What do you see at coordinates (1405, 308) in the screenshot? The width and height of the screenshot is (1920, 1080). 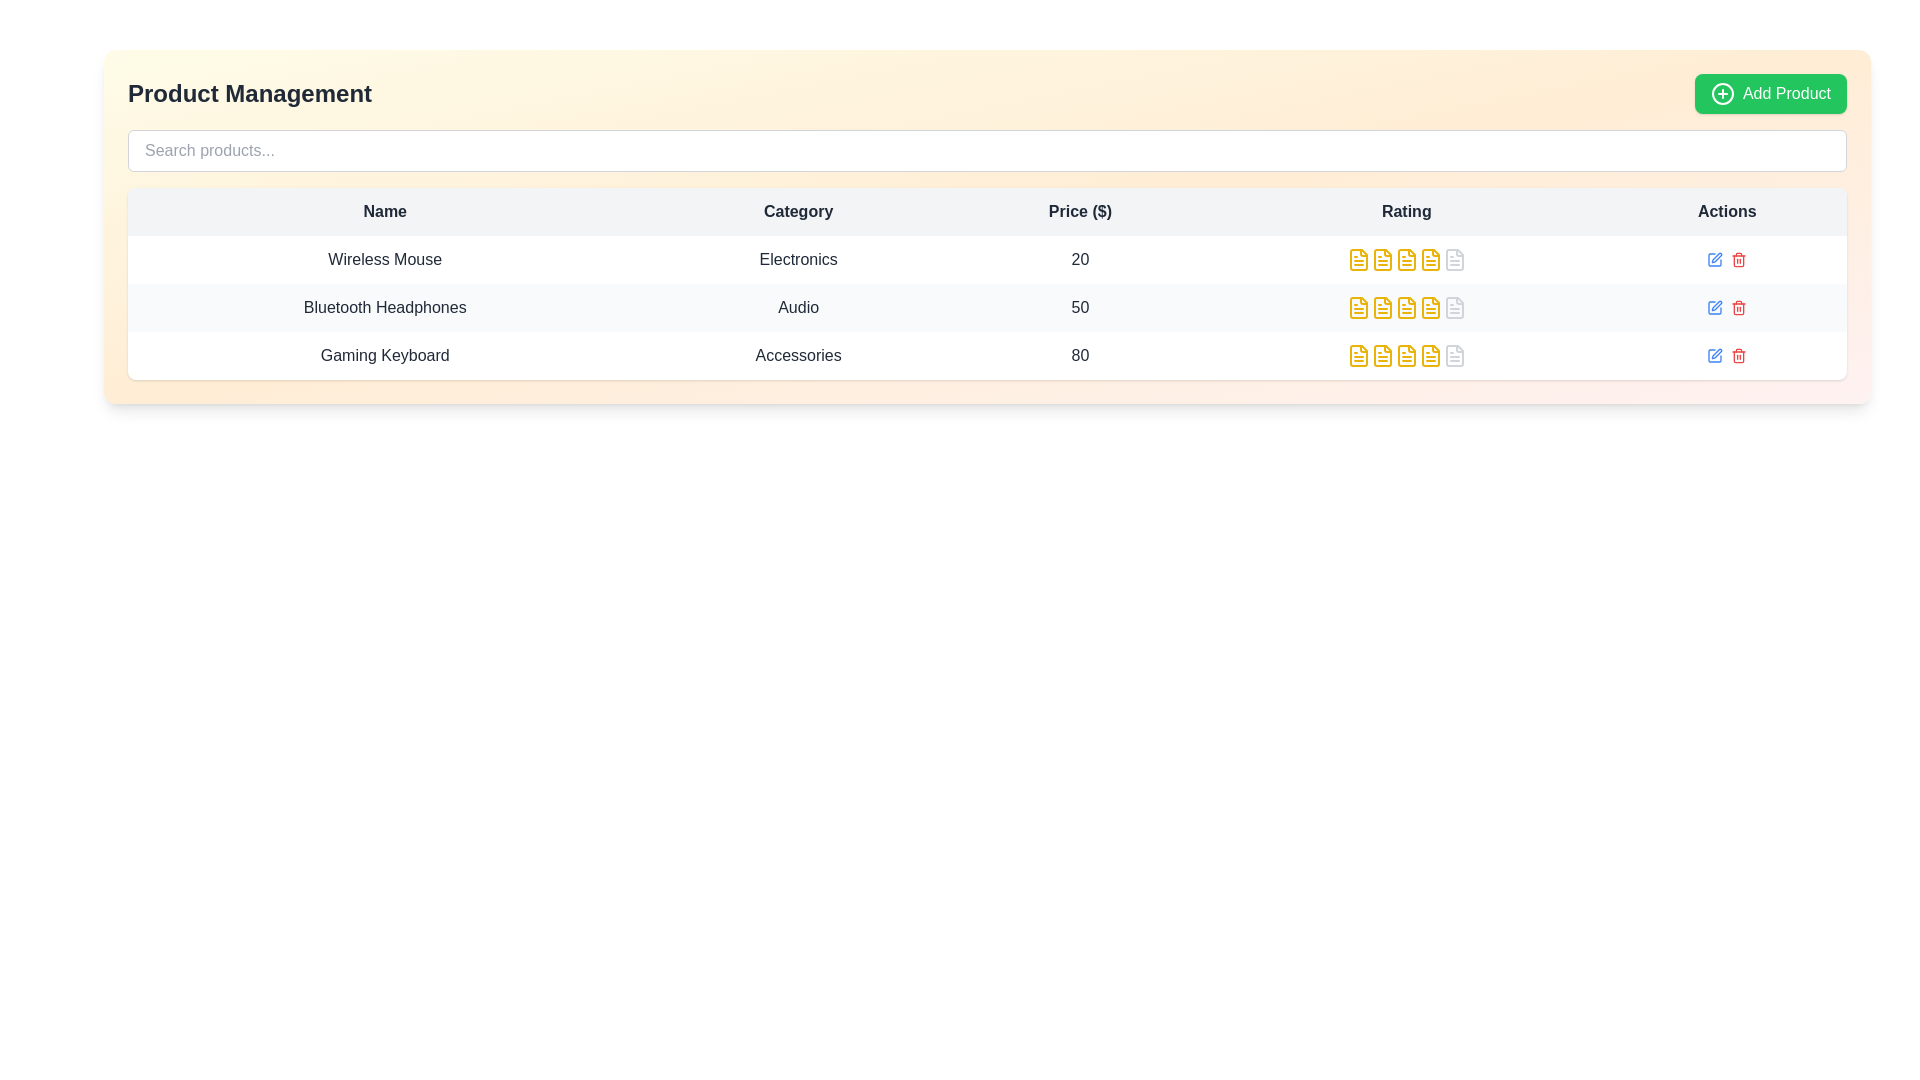 I see `the yellow document icon outlined in white, which is the third icon in the 'Rating' column of the 'Bluetooth Headphones' row` at bounding box center [1405, 308].